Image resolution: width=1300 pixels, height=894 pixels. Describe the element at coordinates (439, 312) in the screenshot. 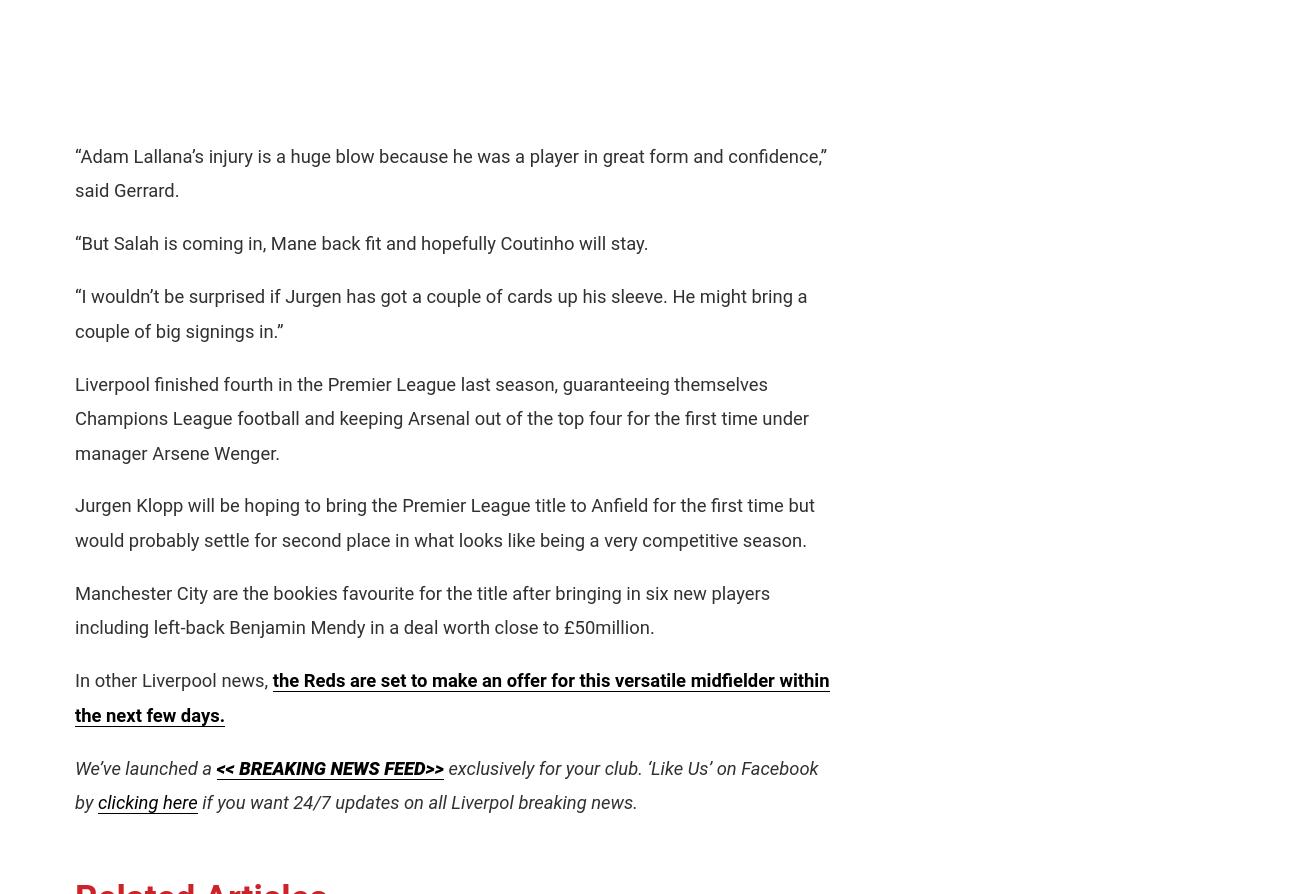

I see `'“I wouldn’t be surprised if Jurgen has got a couple of cards up his sleeve. He might bring a couple of big signings in.”'` at that location.